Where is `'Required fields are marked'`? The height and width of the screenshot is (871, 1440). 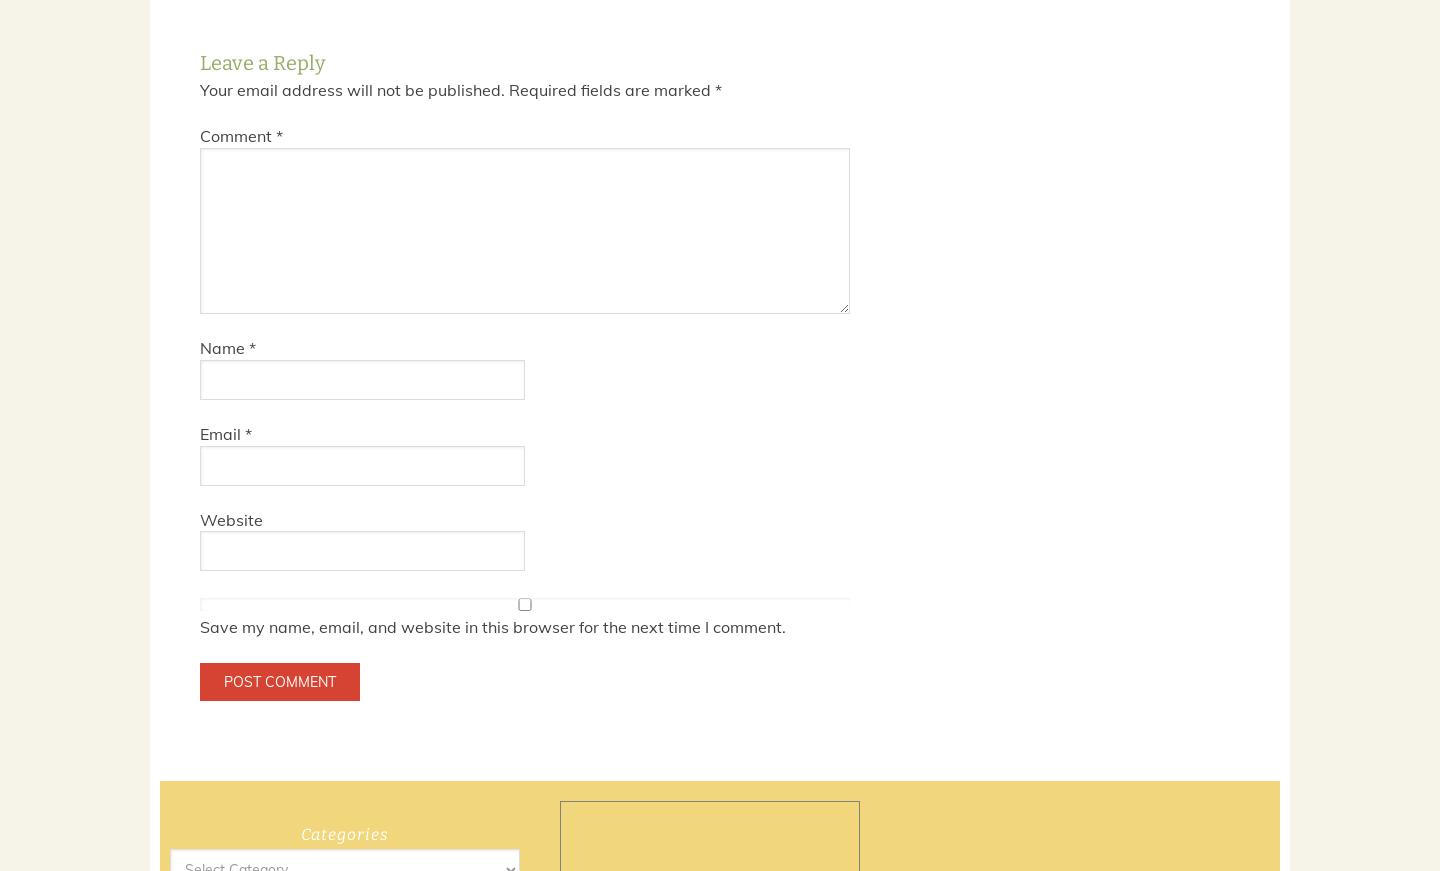 'Required fields are marked' is located at coordinates (611, 88).